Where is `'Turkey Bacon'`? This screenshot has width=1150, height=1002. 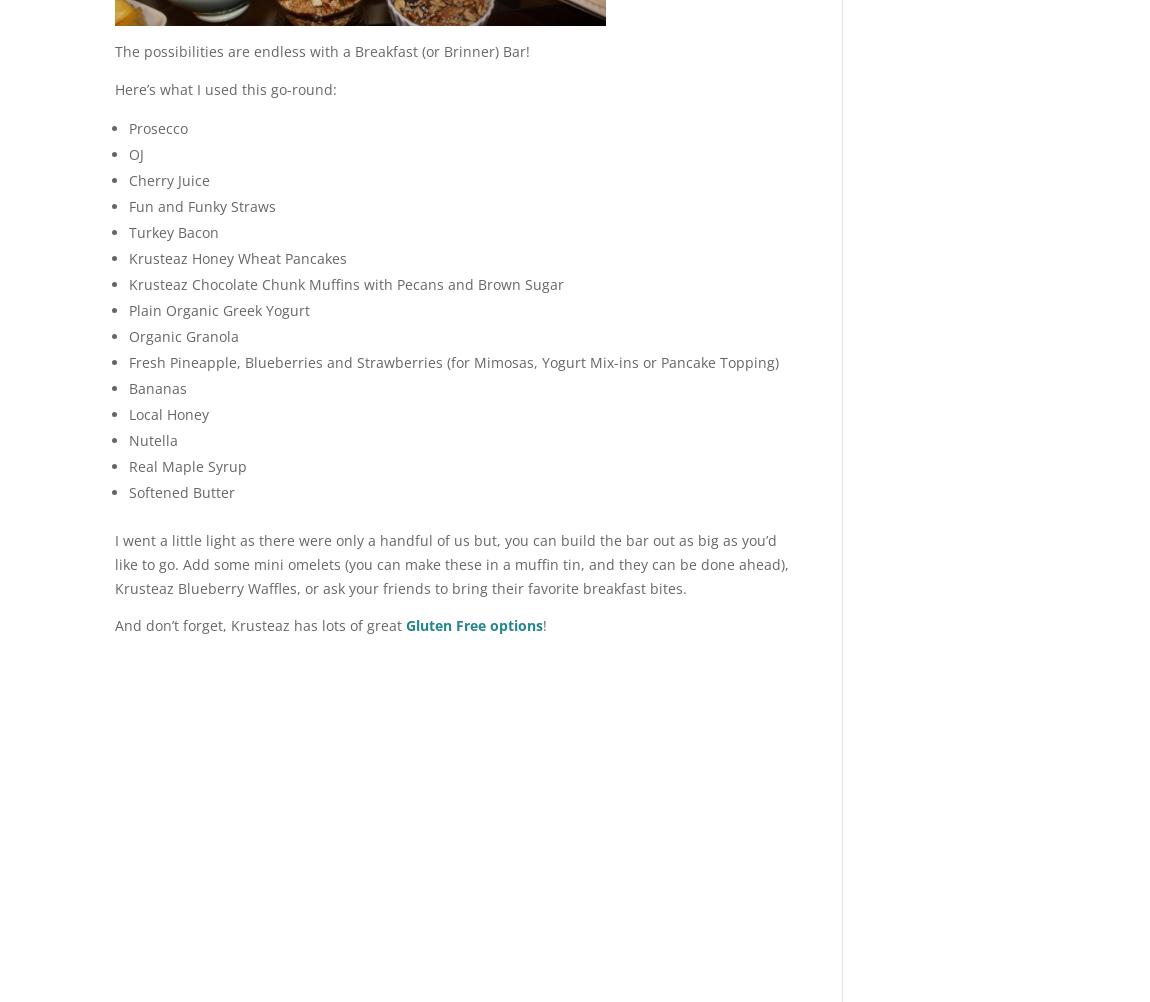 'Turkey Bacon' is located at coordinates (172, 231).